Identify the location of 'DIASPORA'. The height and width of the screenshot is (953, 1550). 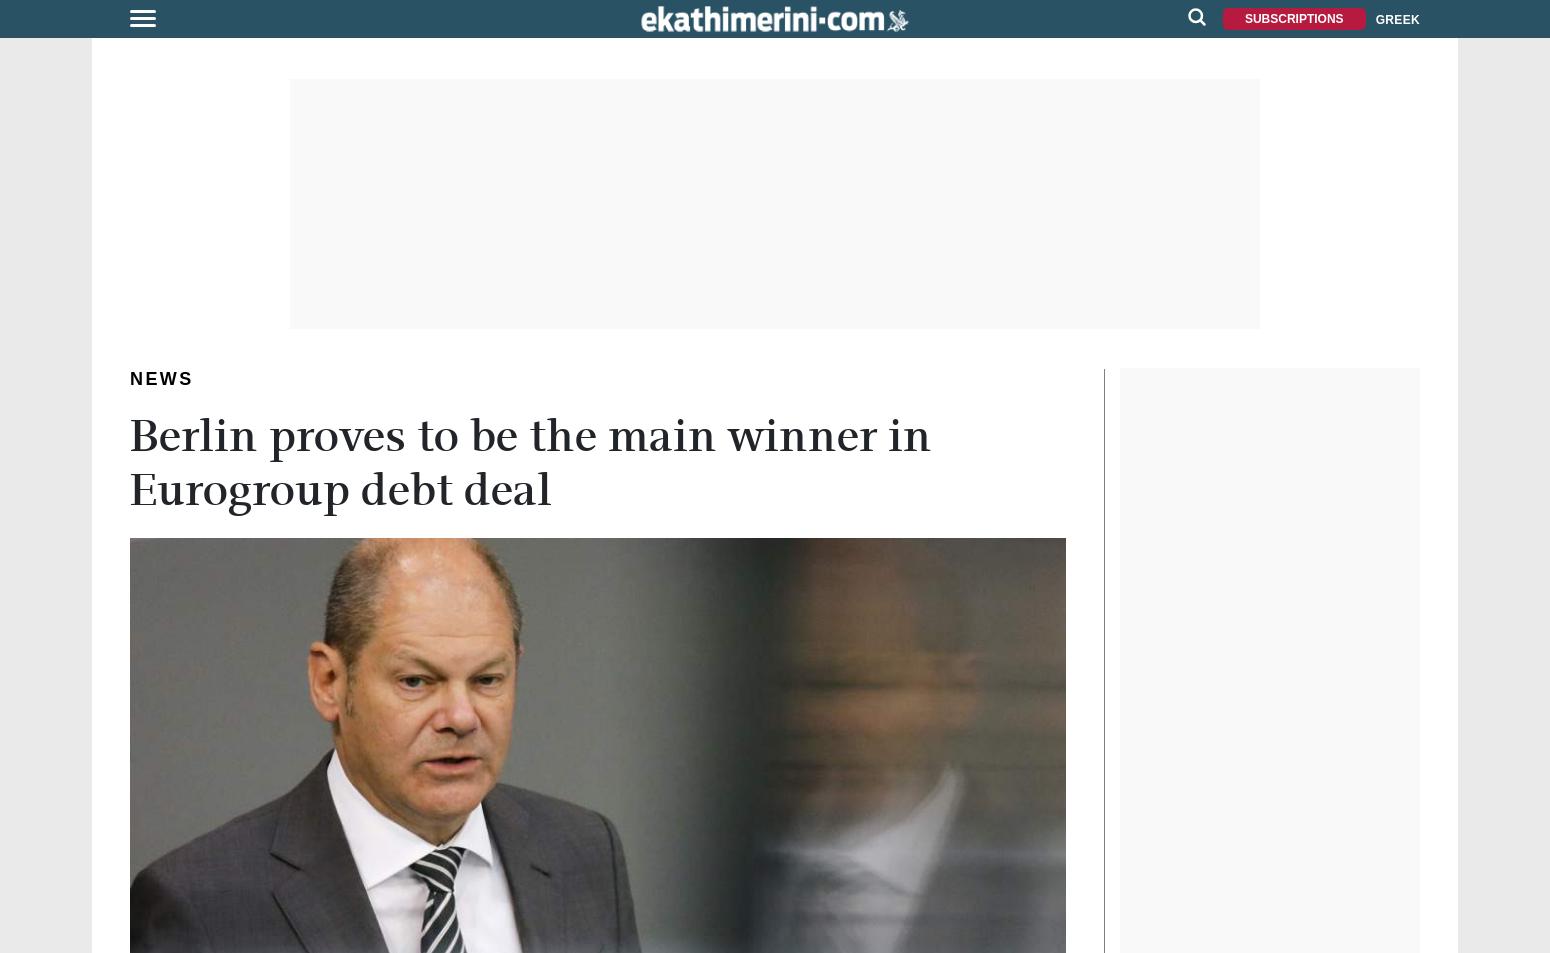
(47, 282).